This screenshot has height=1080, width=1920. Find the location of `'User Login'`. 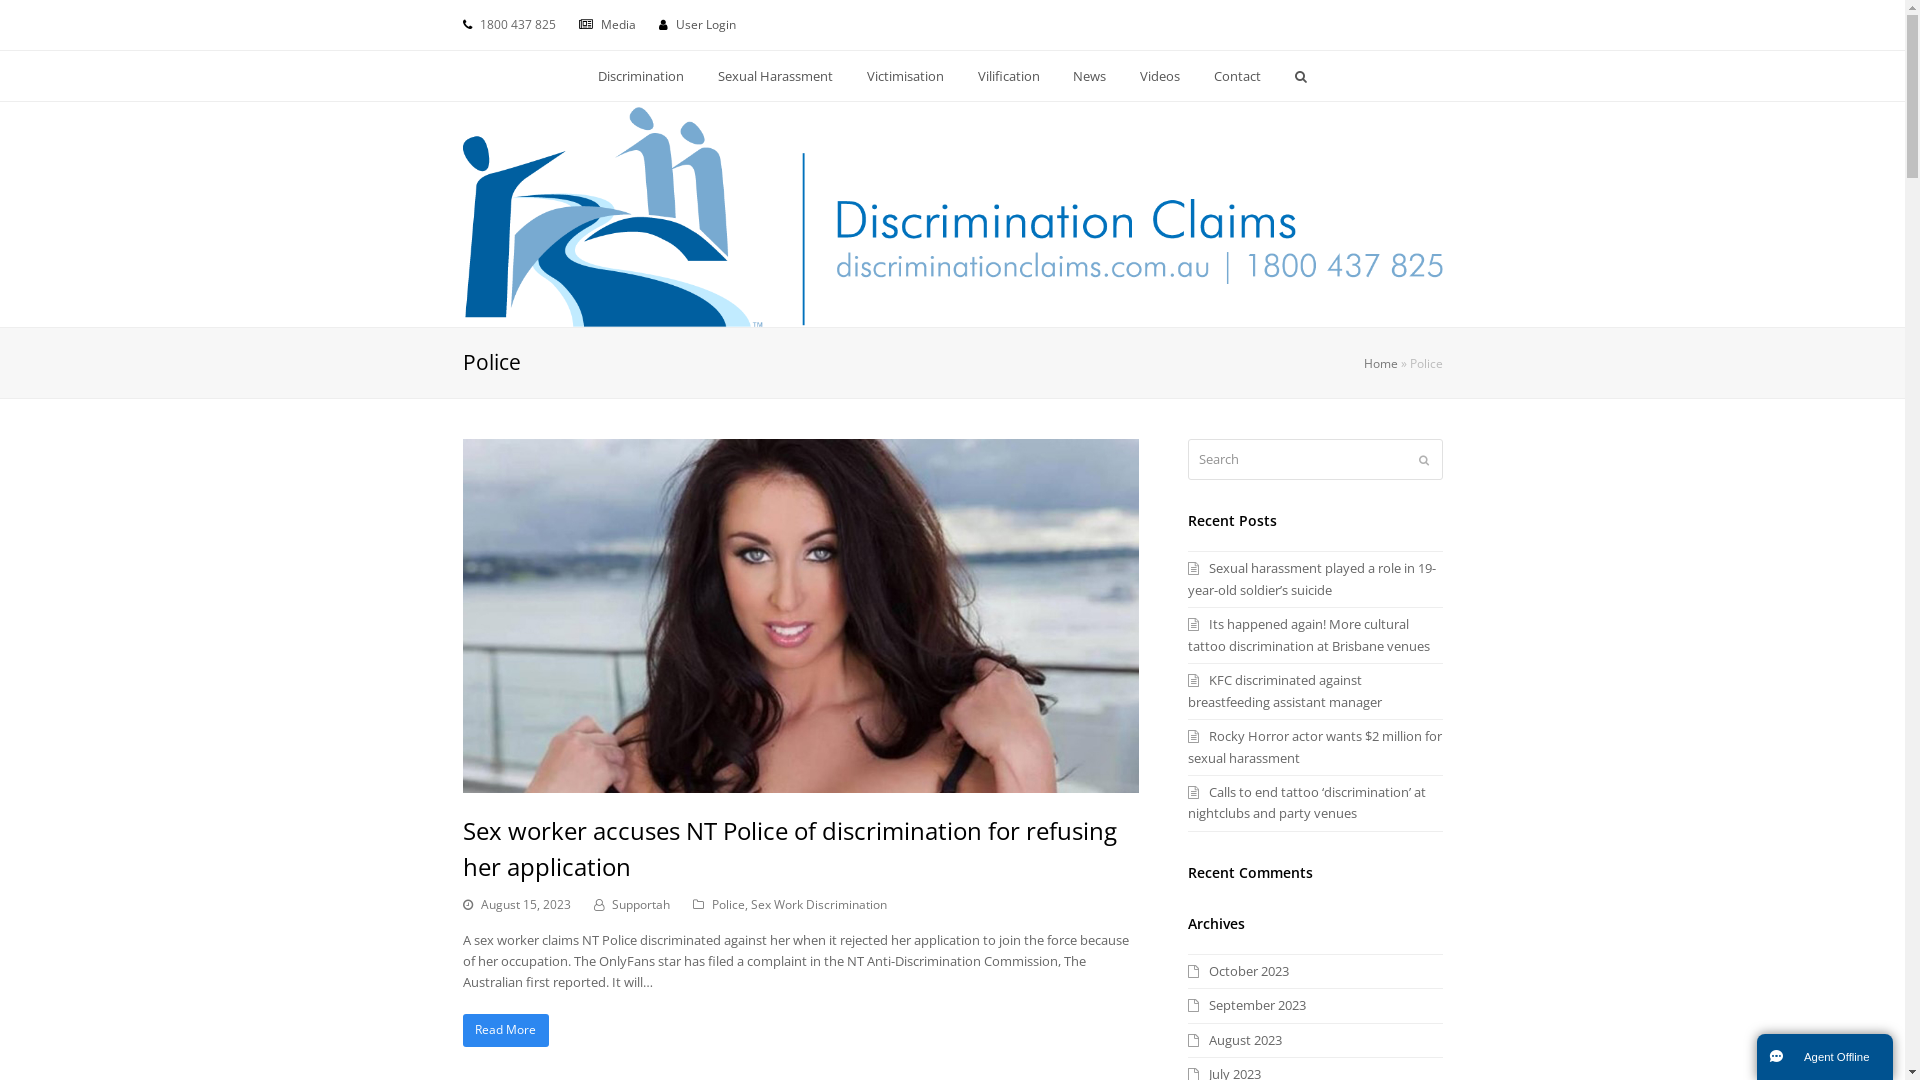

'User Login' is located at coordinates (705, 24).